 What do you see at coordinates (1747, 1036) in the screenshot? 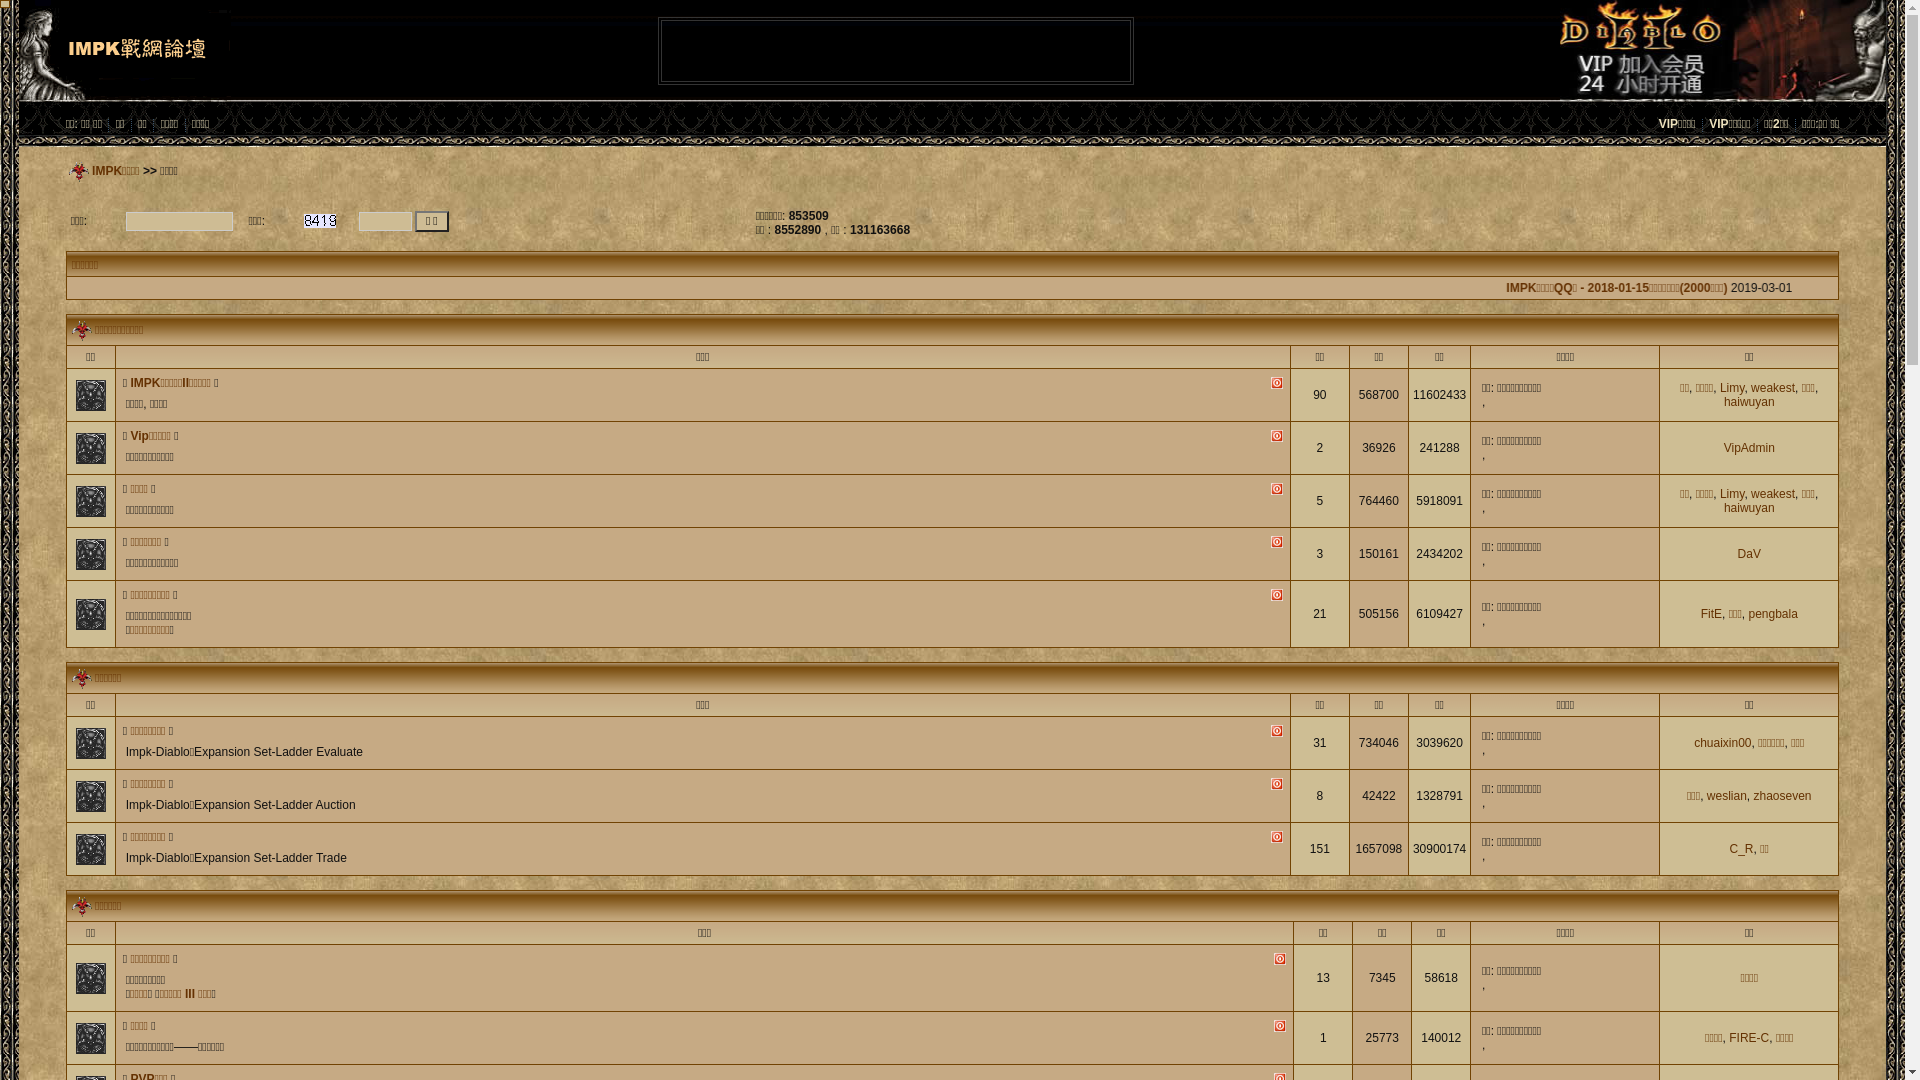
I see `'FIRE-C'` at bounding box center [1747, 1036].